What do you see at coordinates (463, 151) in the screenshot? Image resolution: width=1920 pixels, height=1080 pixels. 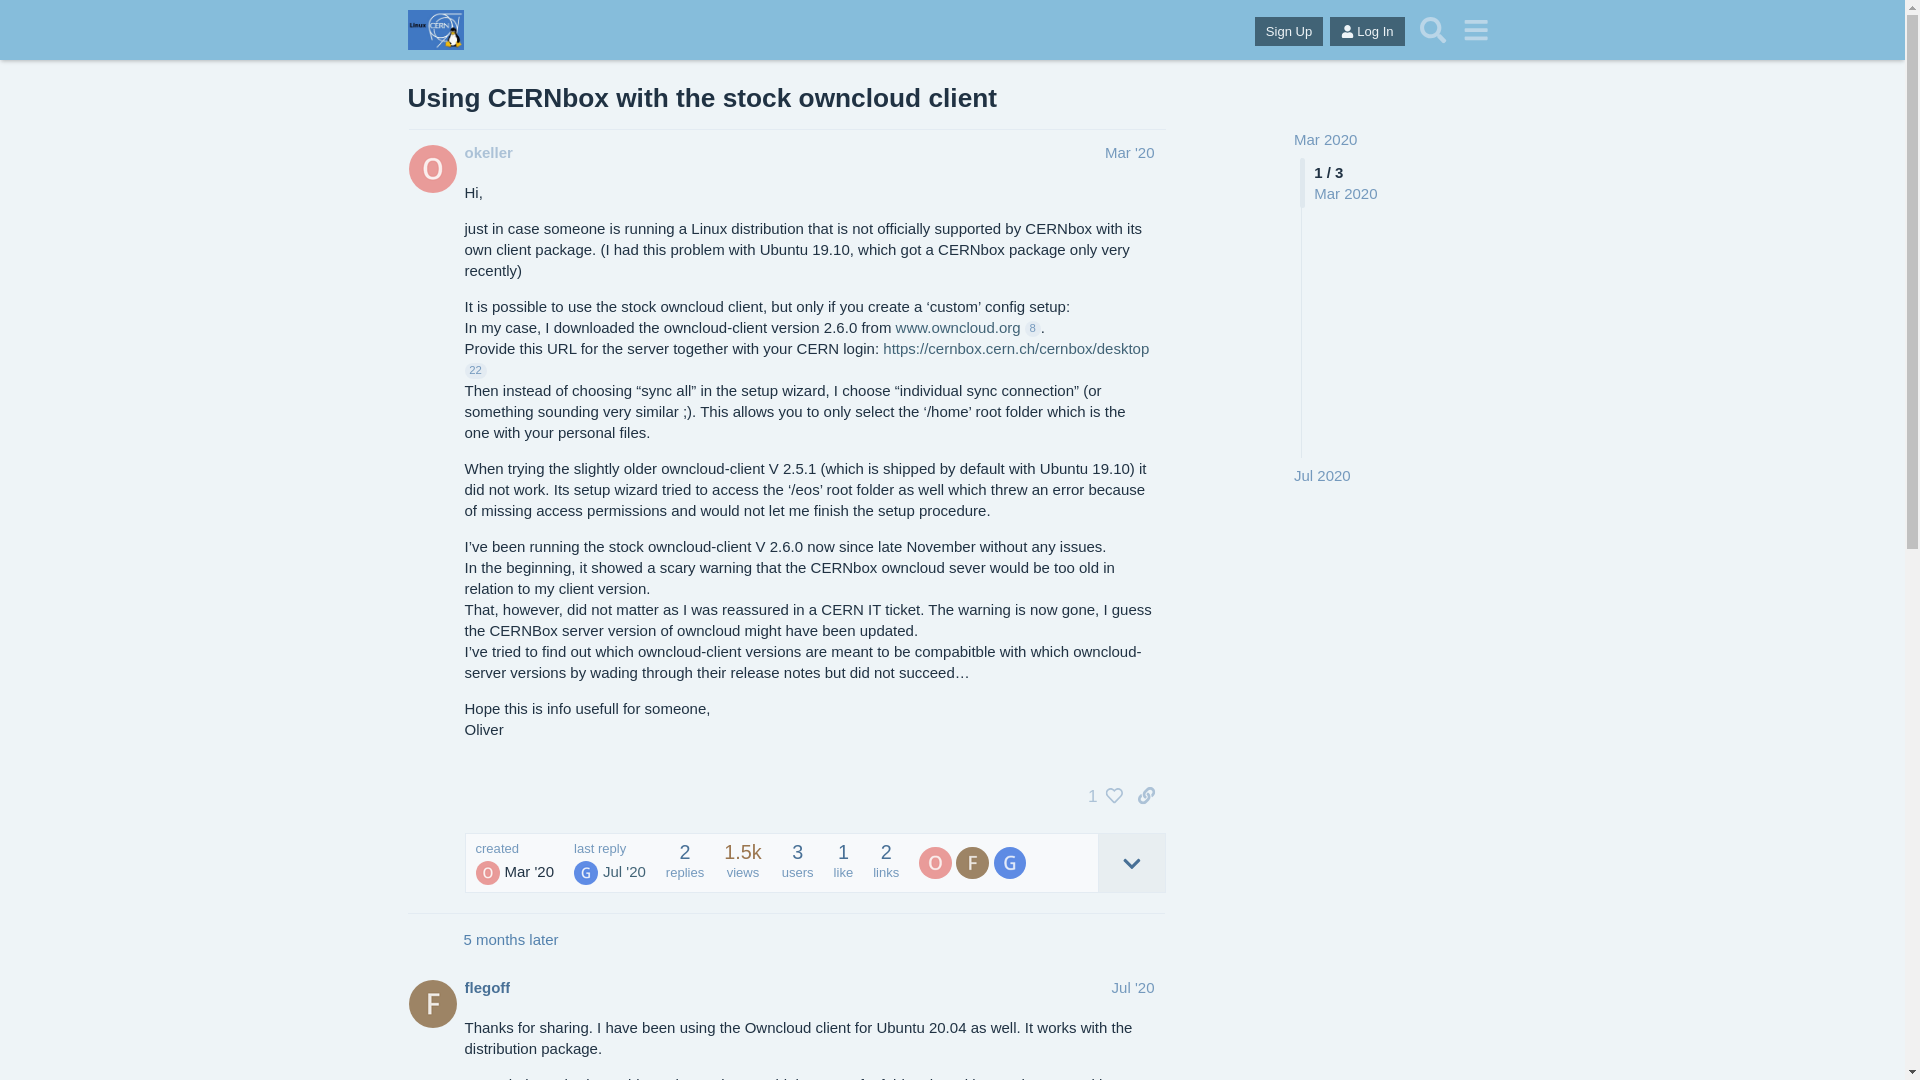 I see `'okeller'` at bounding box center [463, 151].